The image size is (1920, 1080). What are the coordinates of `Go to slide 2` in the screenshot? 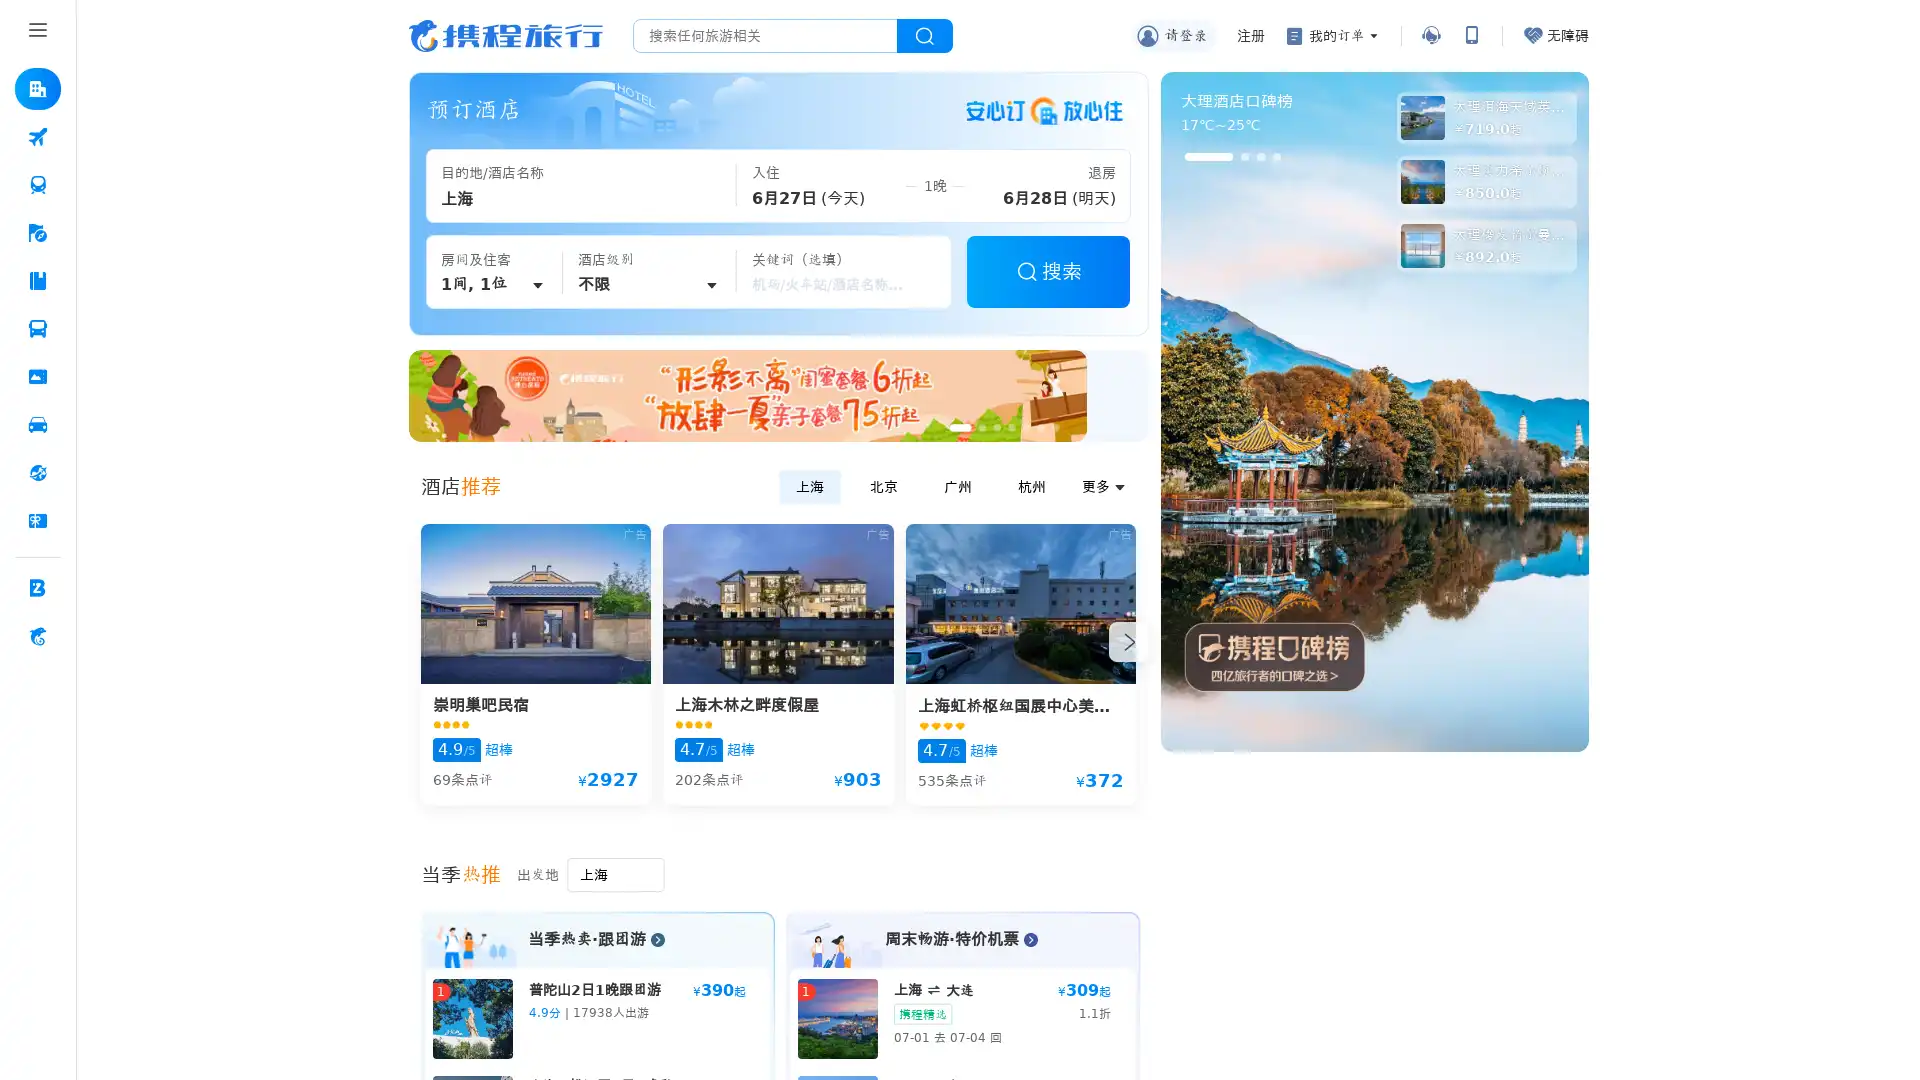 It's located at (1242, 156).